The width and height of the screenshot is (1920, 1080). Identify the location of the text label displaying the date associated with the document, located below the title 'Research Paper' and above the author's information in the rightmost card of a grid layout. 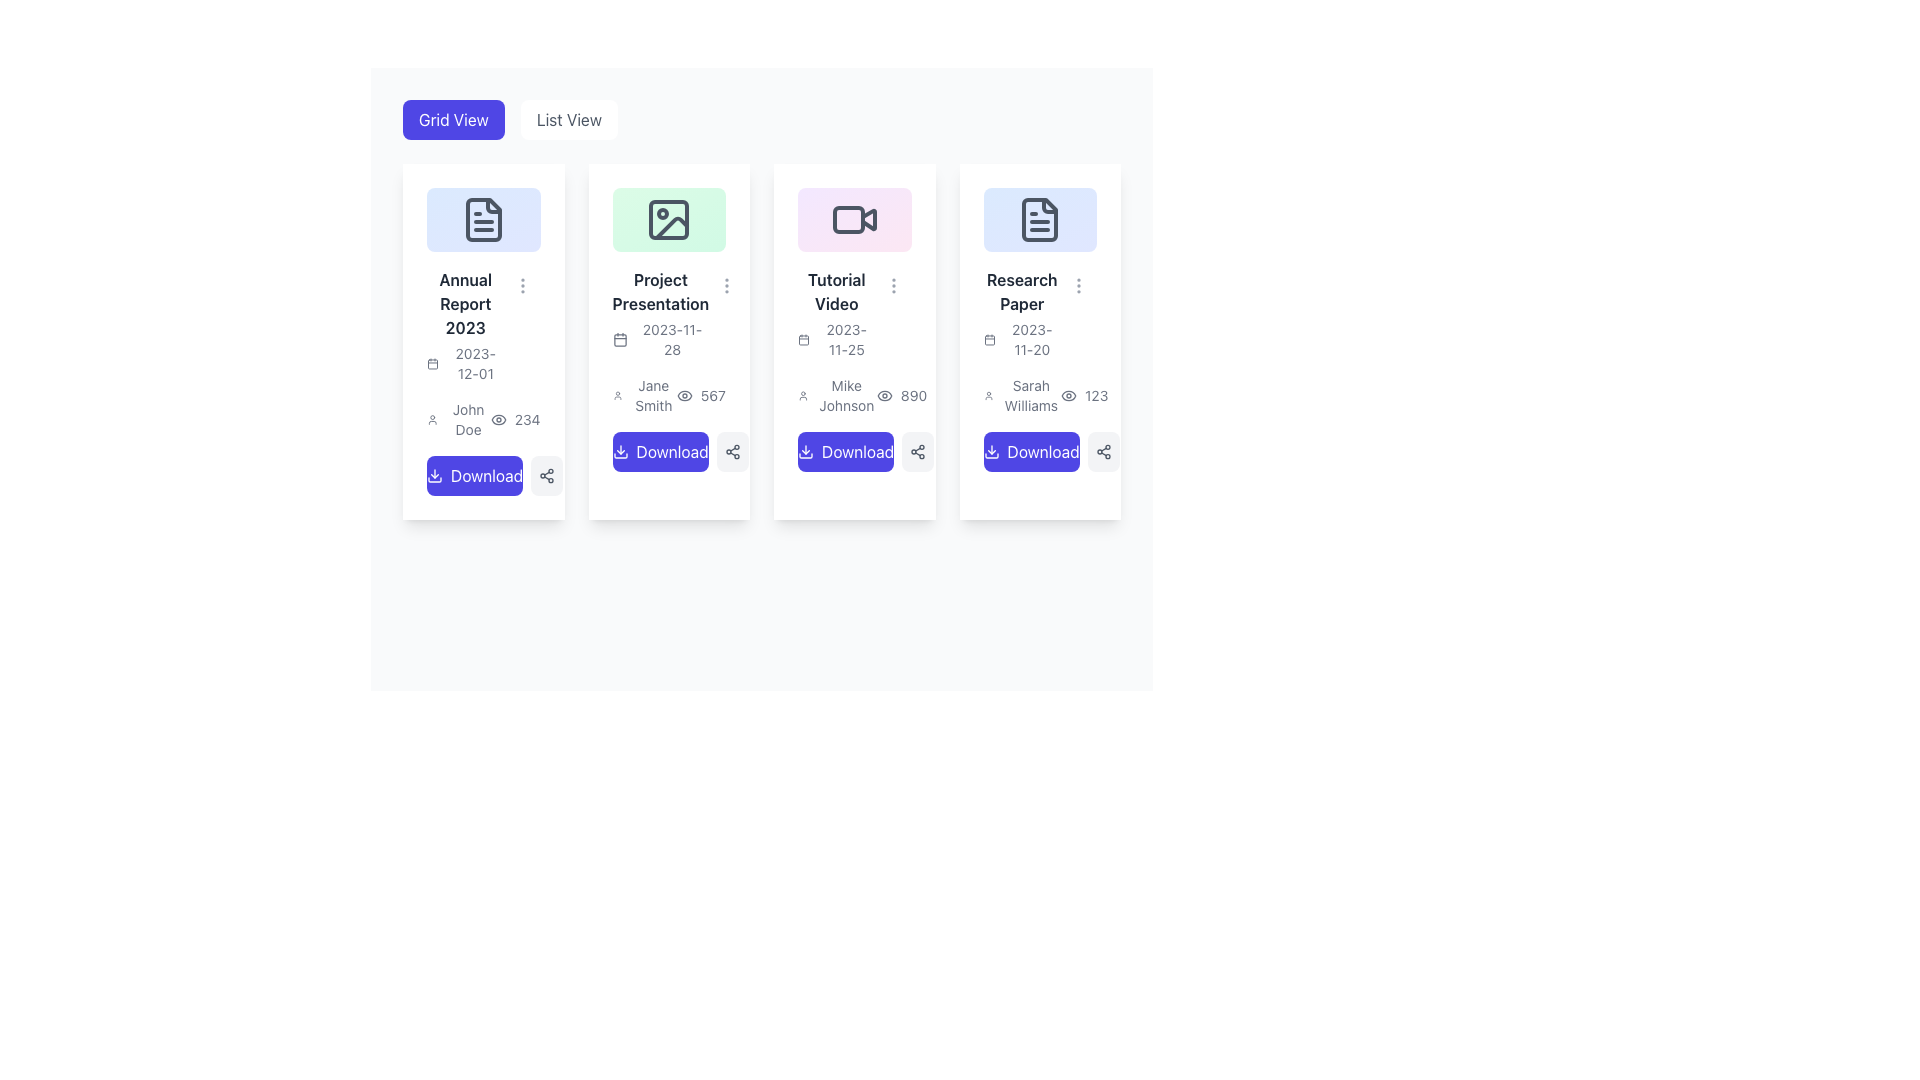
(1022, 338).